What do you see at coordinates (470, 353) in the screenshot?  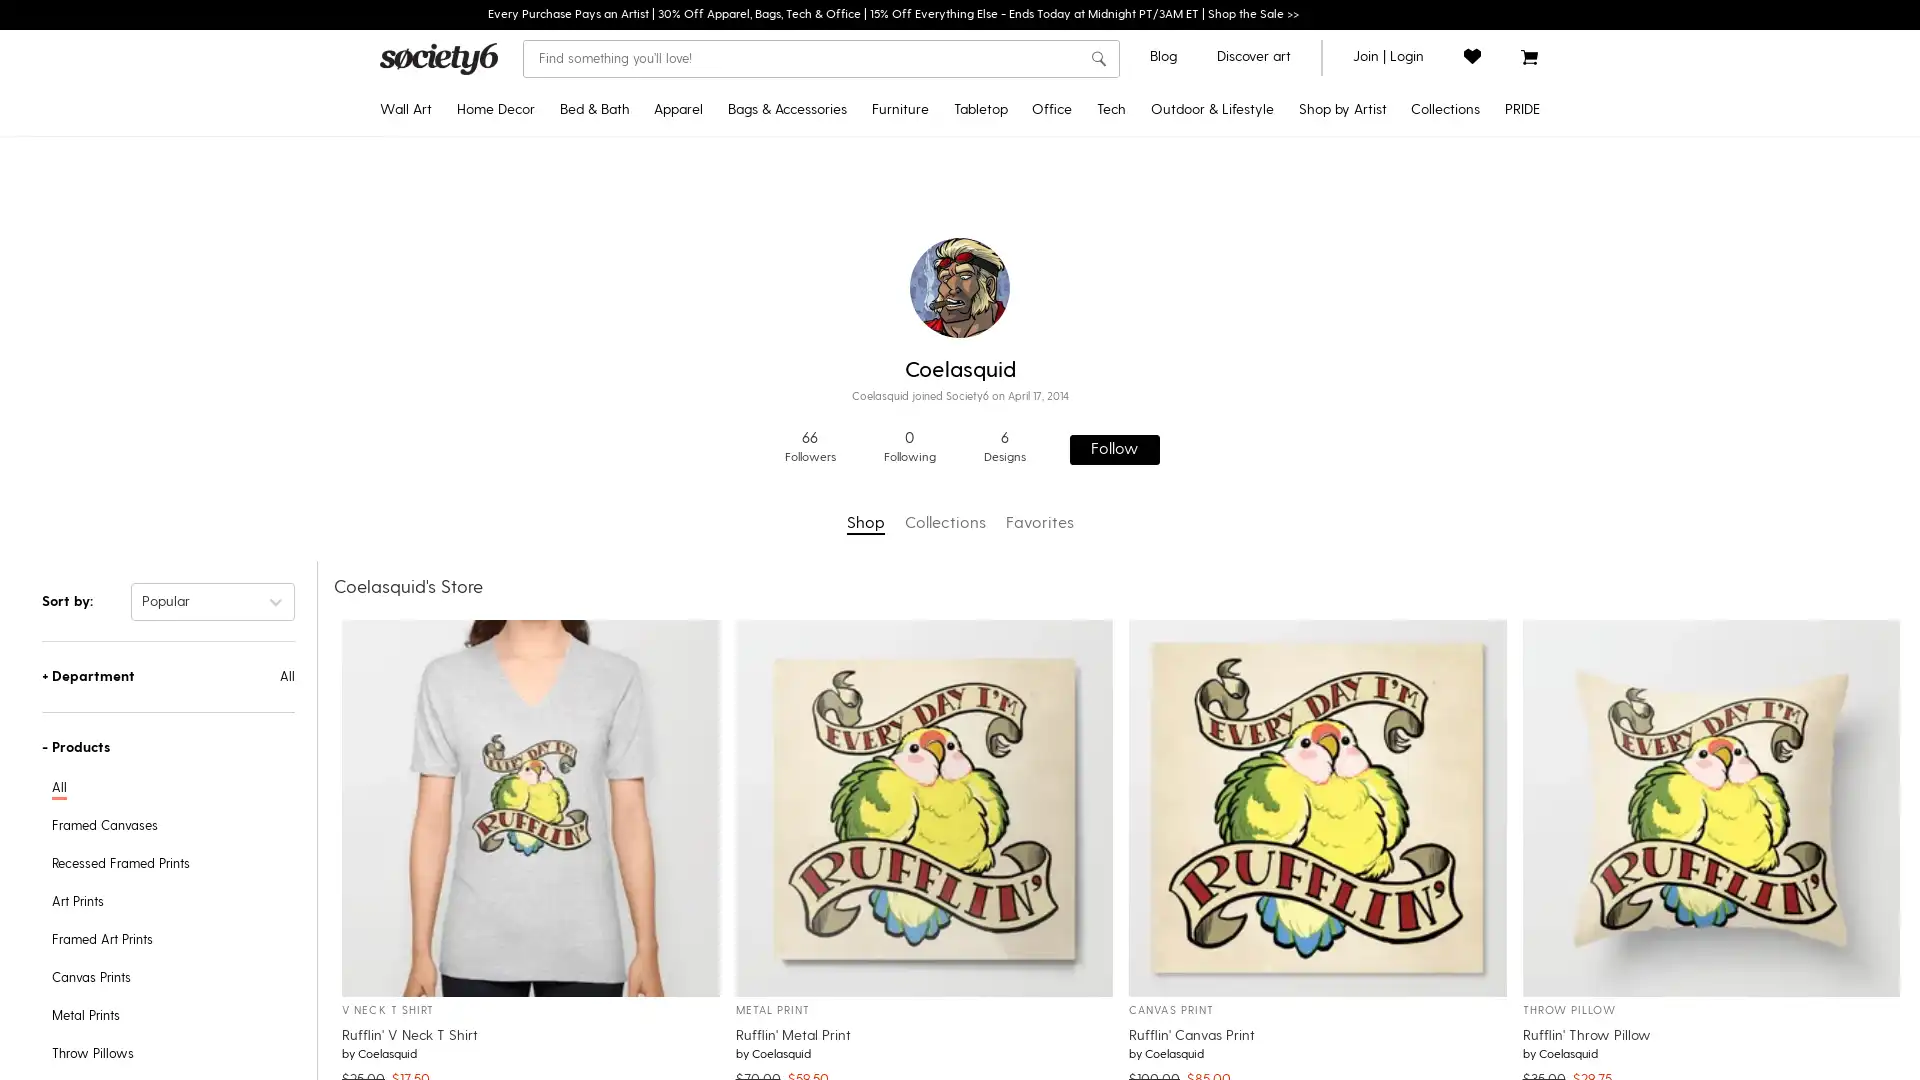 I see `Posters` at bounding box center [470, 353].